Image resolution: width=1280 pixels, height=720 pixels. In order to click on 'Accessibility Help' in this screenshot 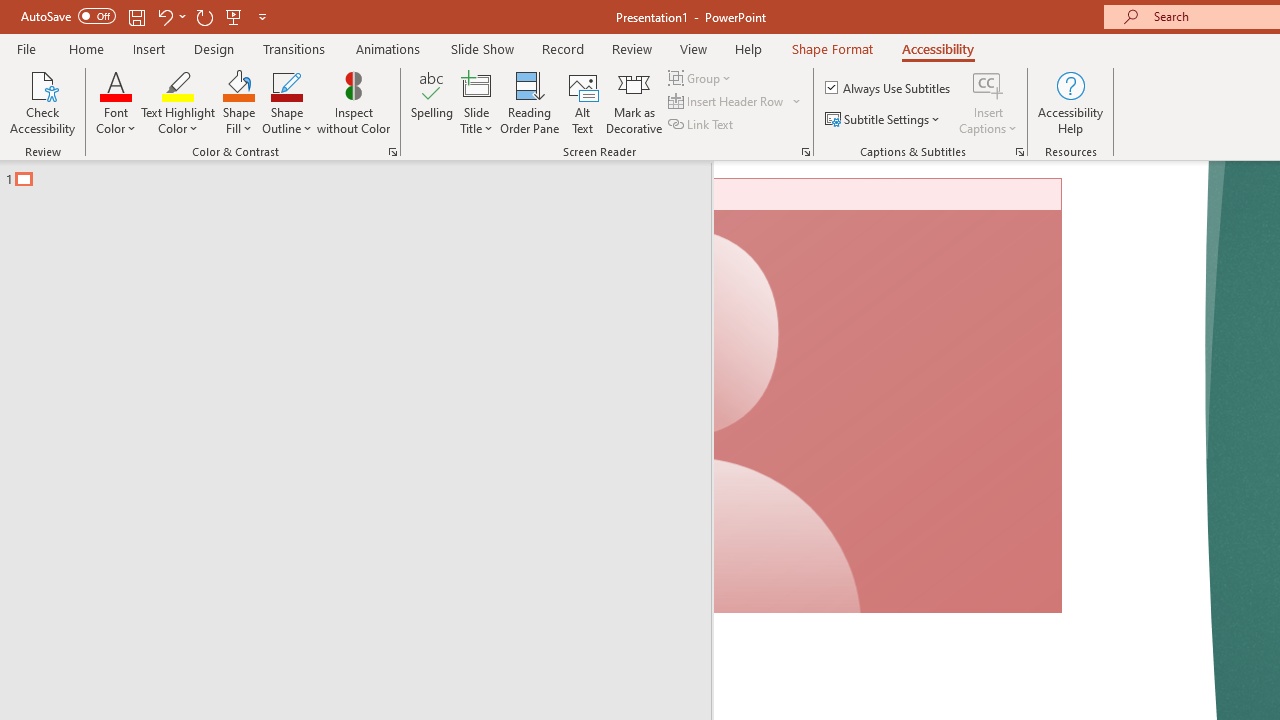, I will do `click(1069, 103)`.